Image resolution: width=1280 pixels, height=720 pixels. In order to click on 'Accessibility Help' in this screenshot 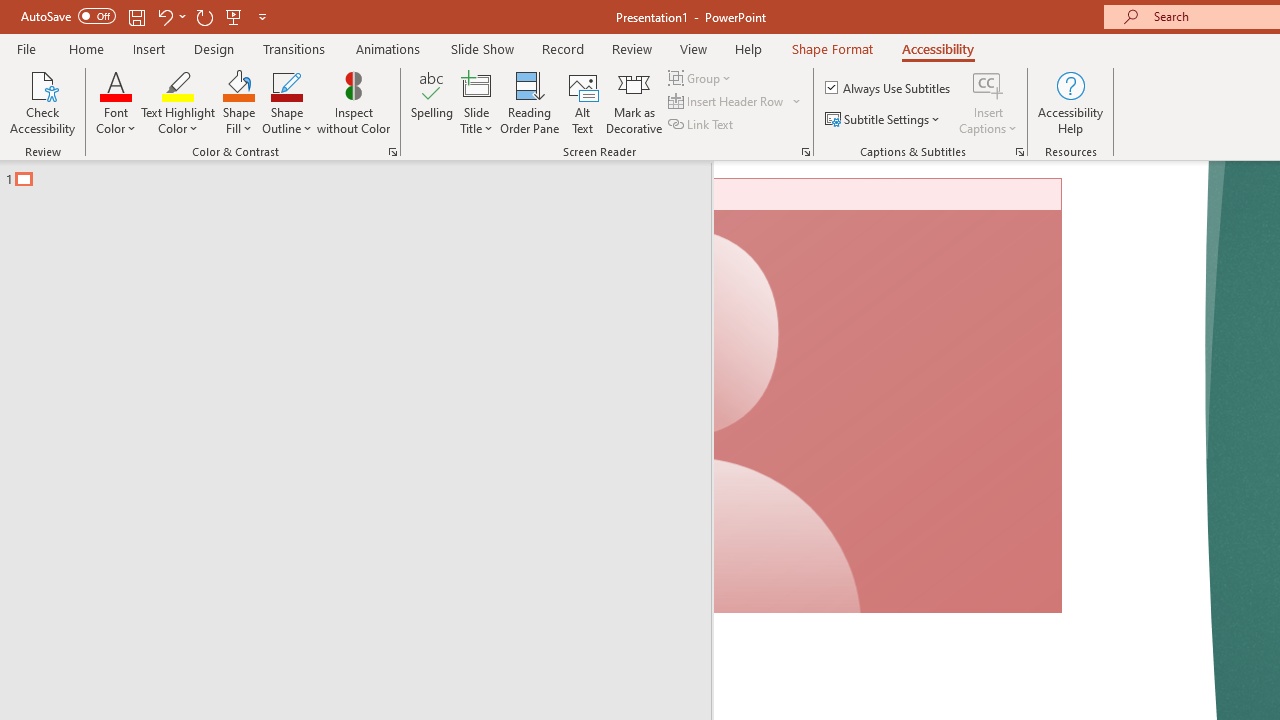, I will do `click(1069, 103)`.